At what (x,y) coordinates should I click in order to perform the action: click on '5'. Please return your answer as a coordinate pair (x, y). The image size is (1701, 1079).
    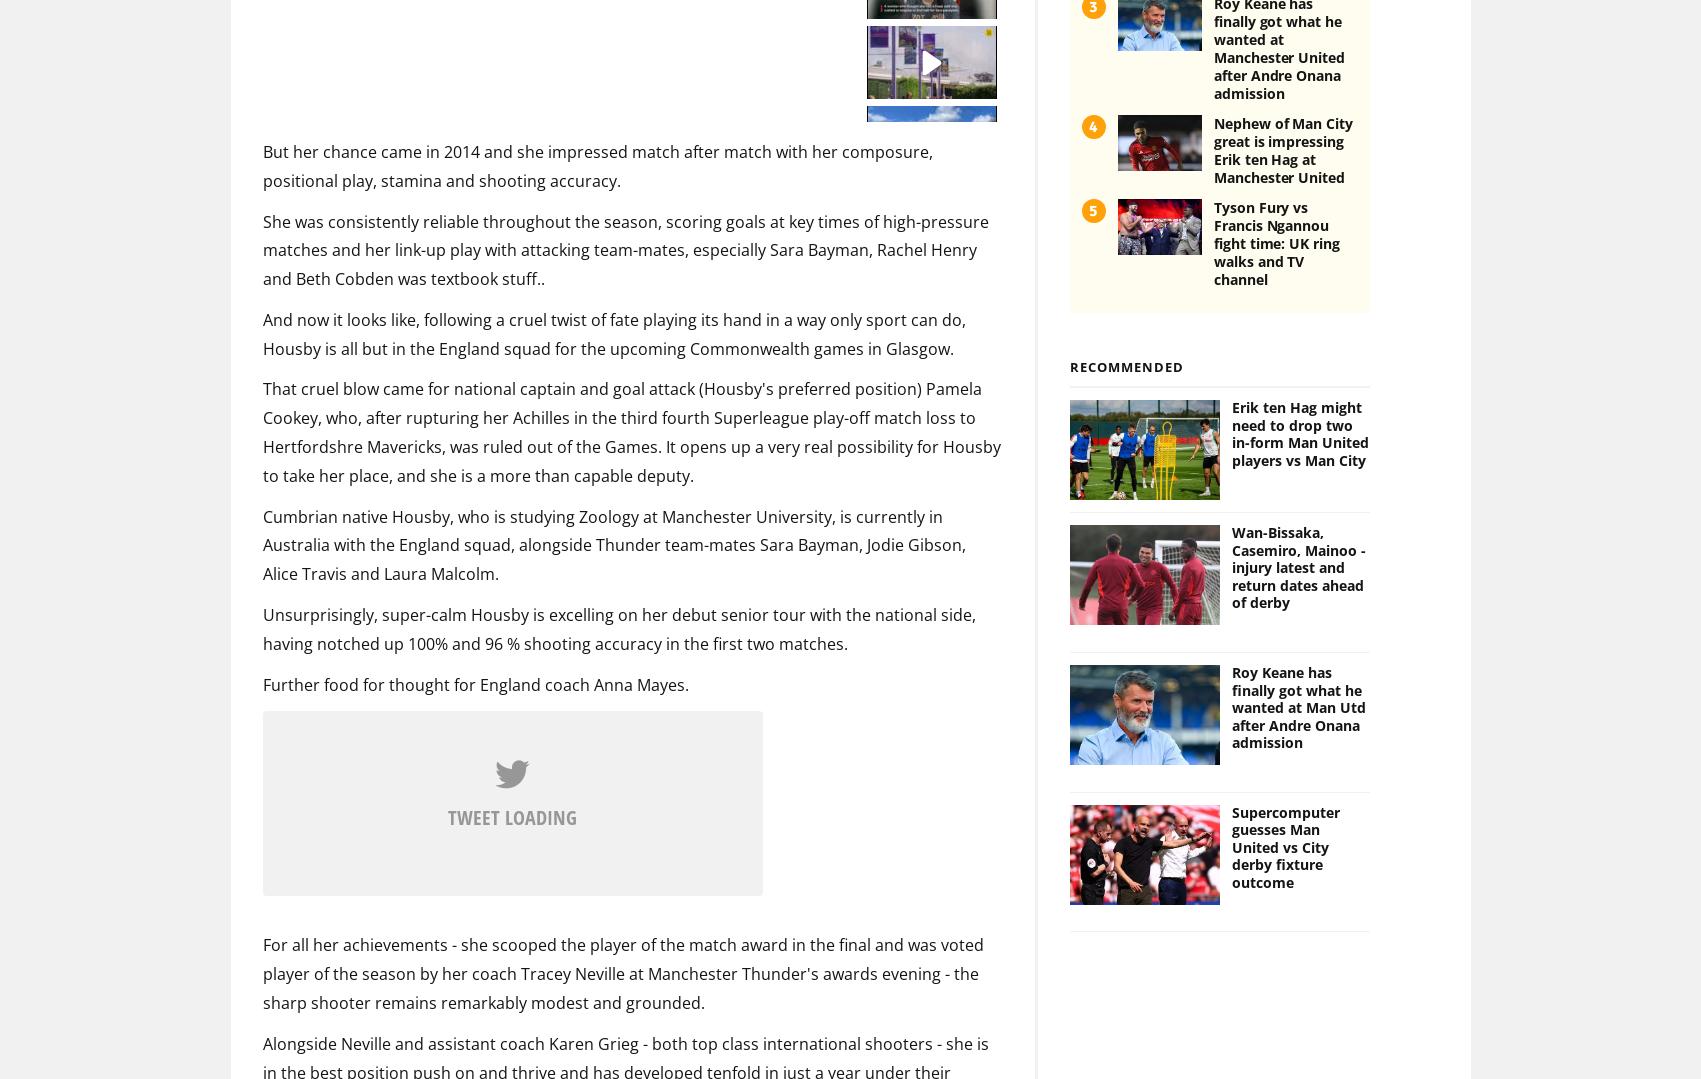
    Looking at the image, I should click on (1088, 178).